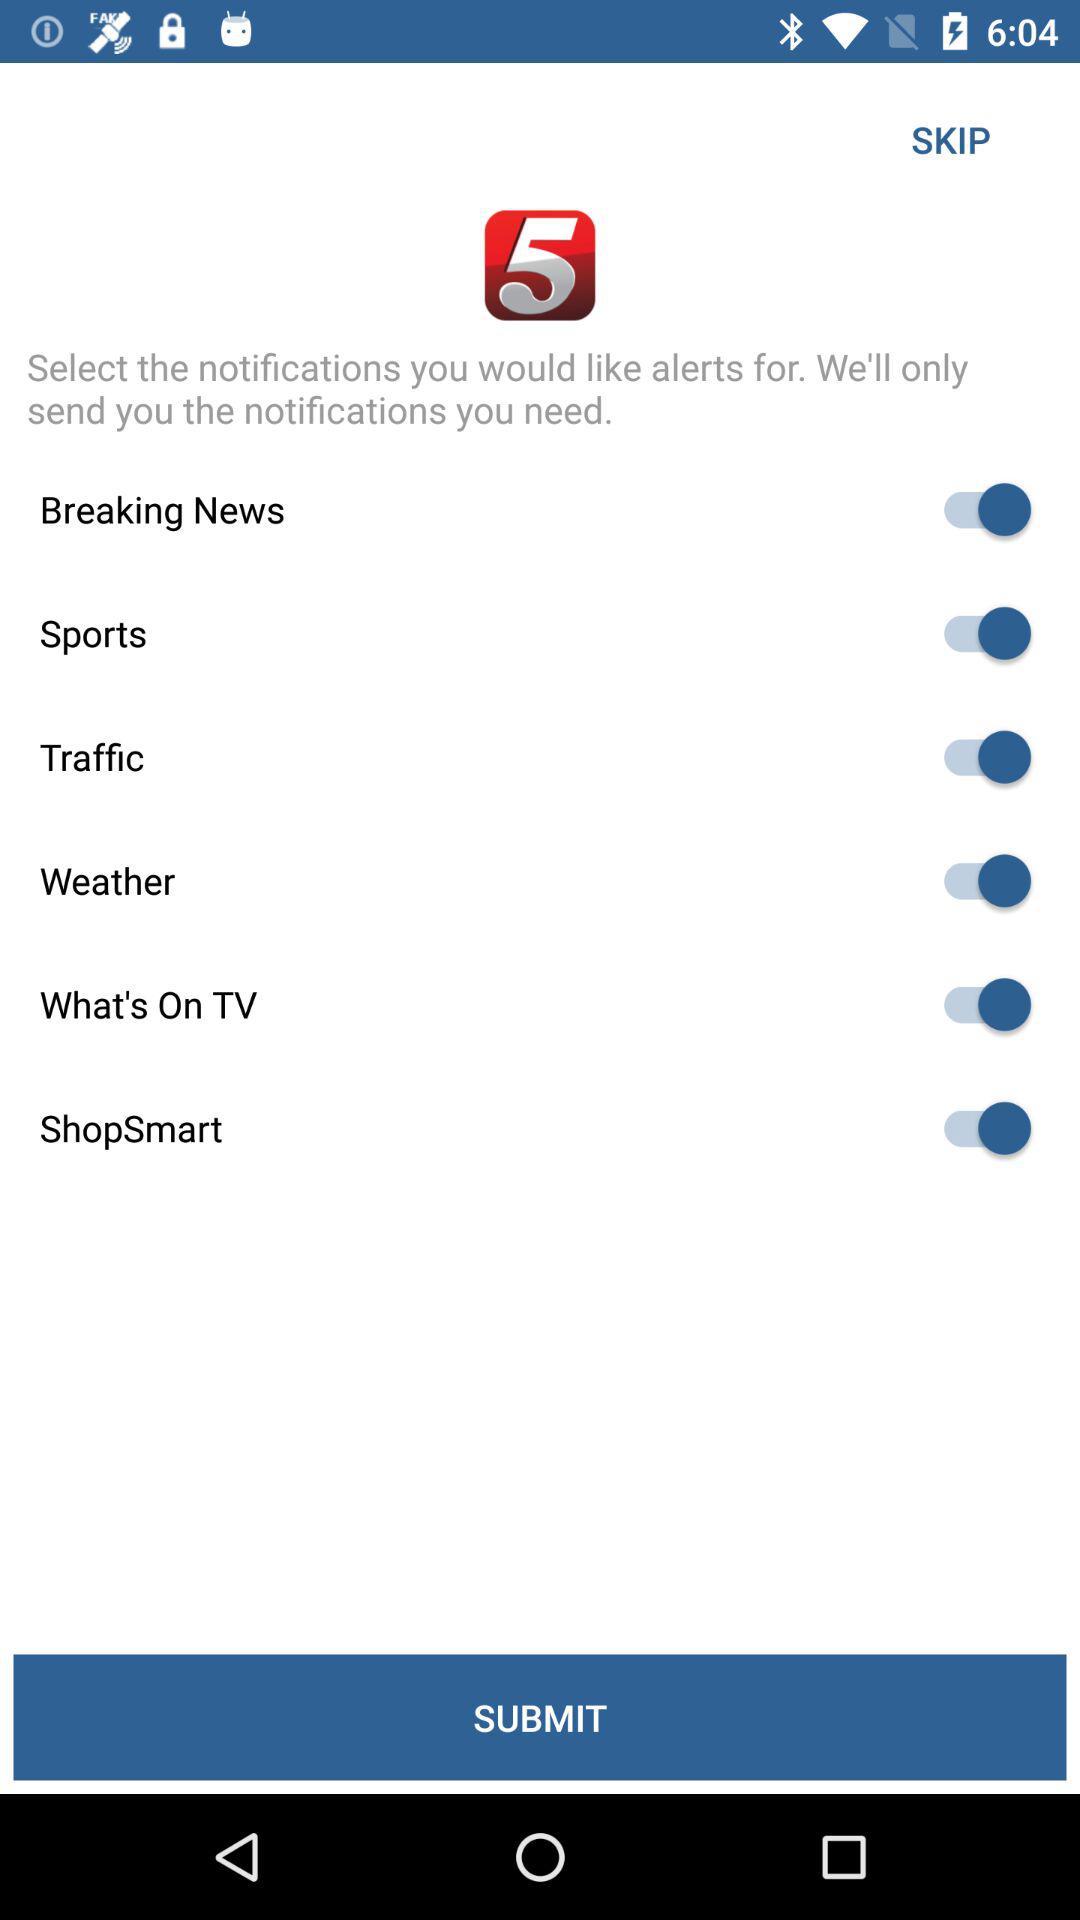 Image resolution: width=1080 pixels, height=1920 pixels. Describe the element at coordinates (977, 1004) in the screenshot. I see `television programming toggle on` at that location.